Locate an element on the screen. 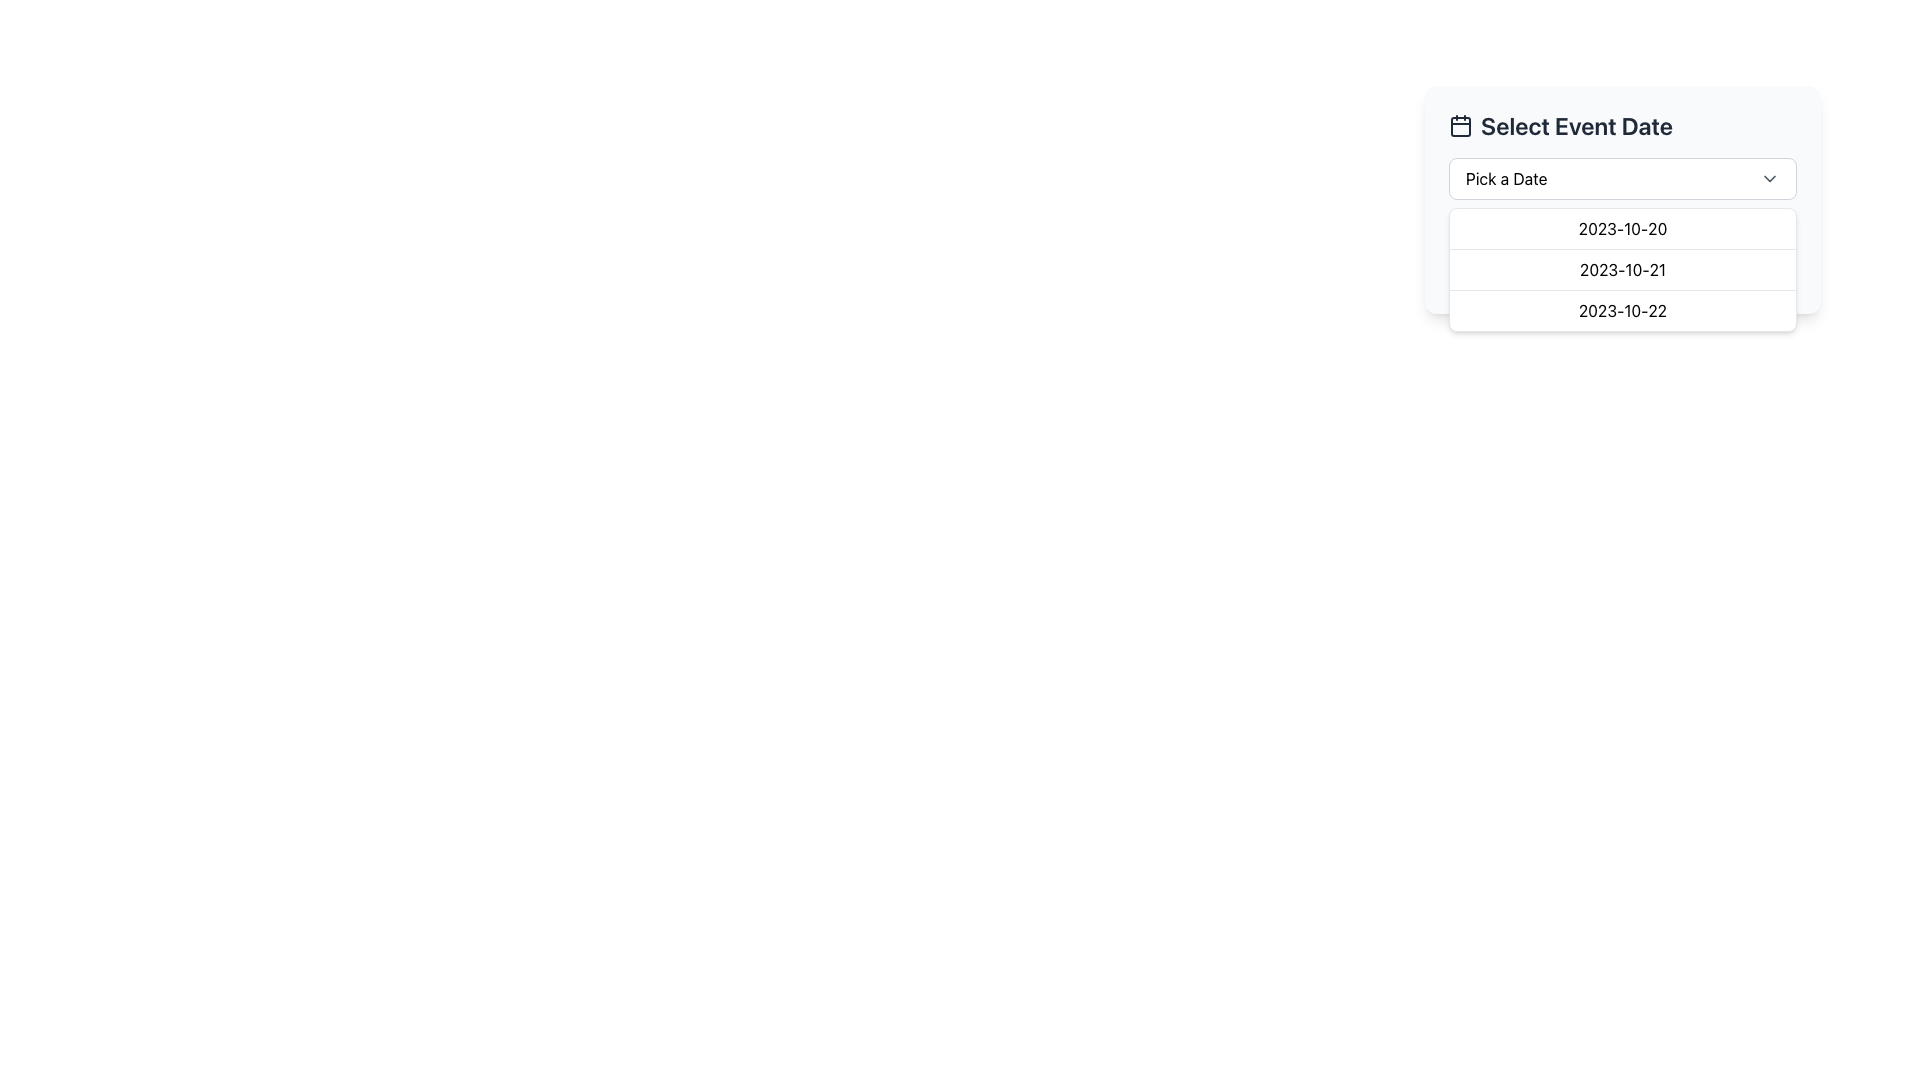 This screenshot has height=1080, width=1920. the first option in the dropdown menu labeled 'Select Event Date' is located at coordinates (1622, 227).